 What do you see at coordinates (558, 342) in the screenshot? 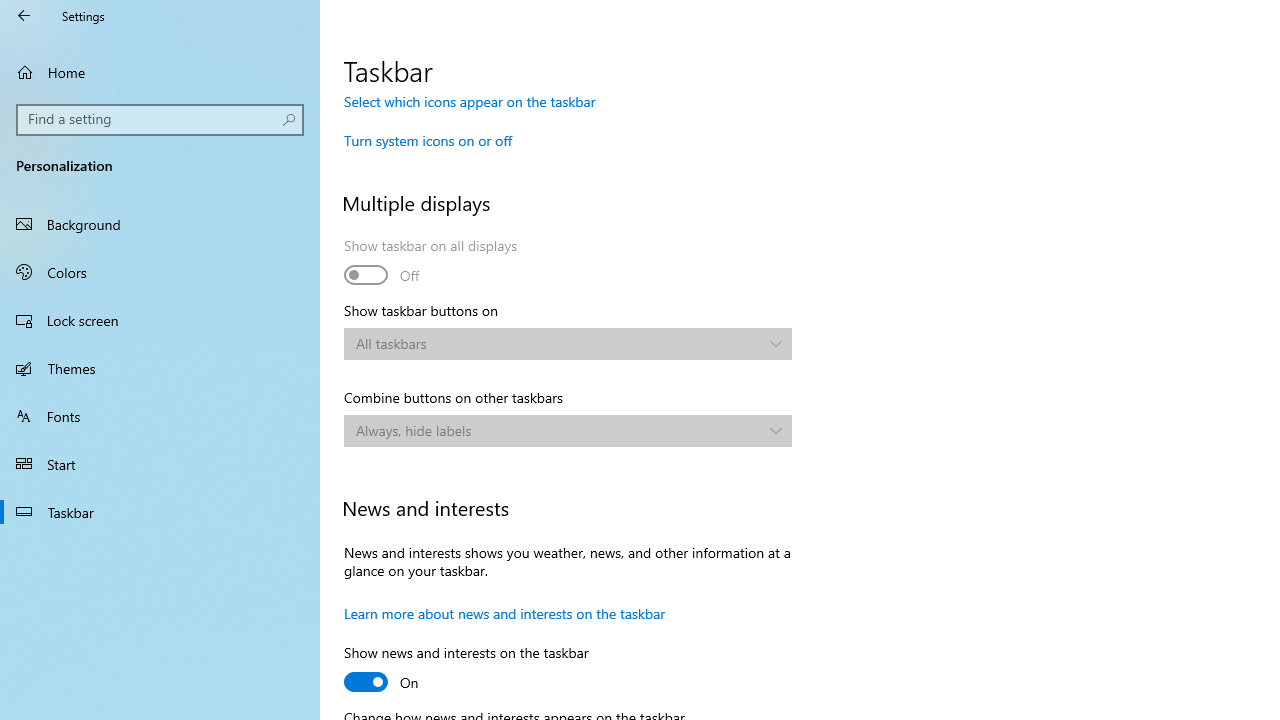
I see `'All taskbars'` at bounding box center [558, 342].